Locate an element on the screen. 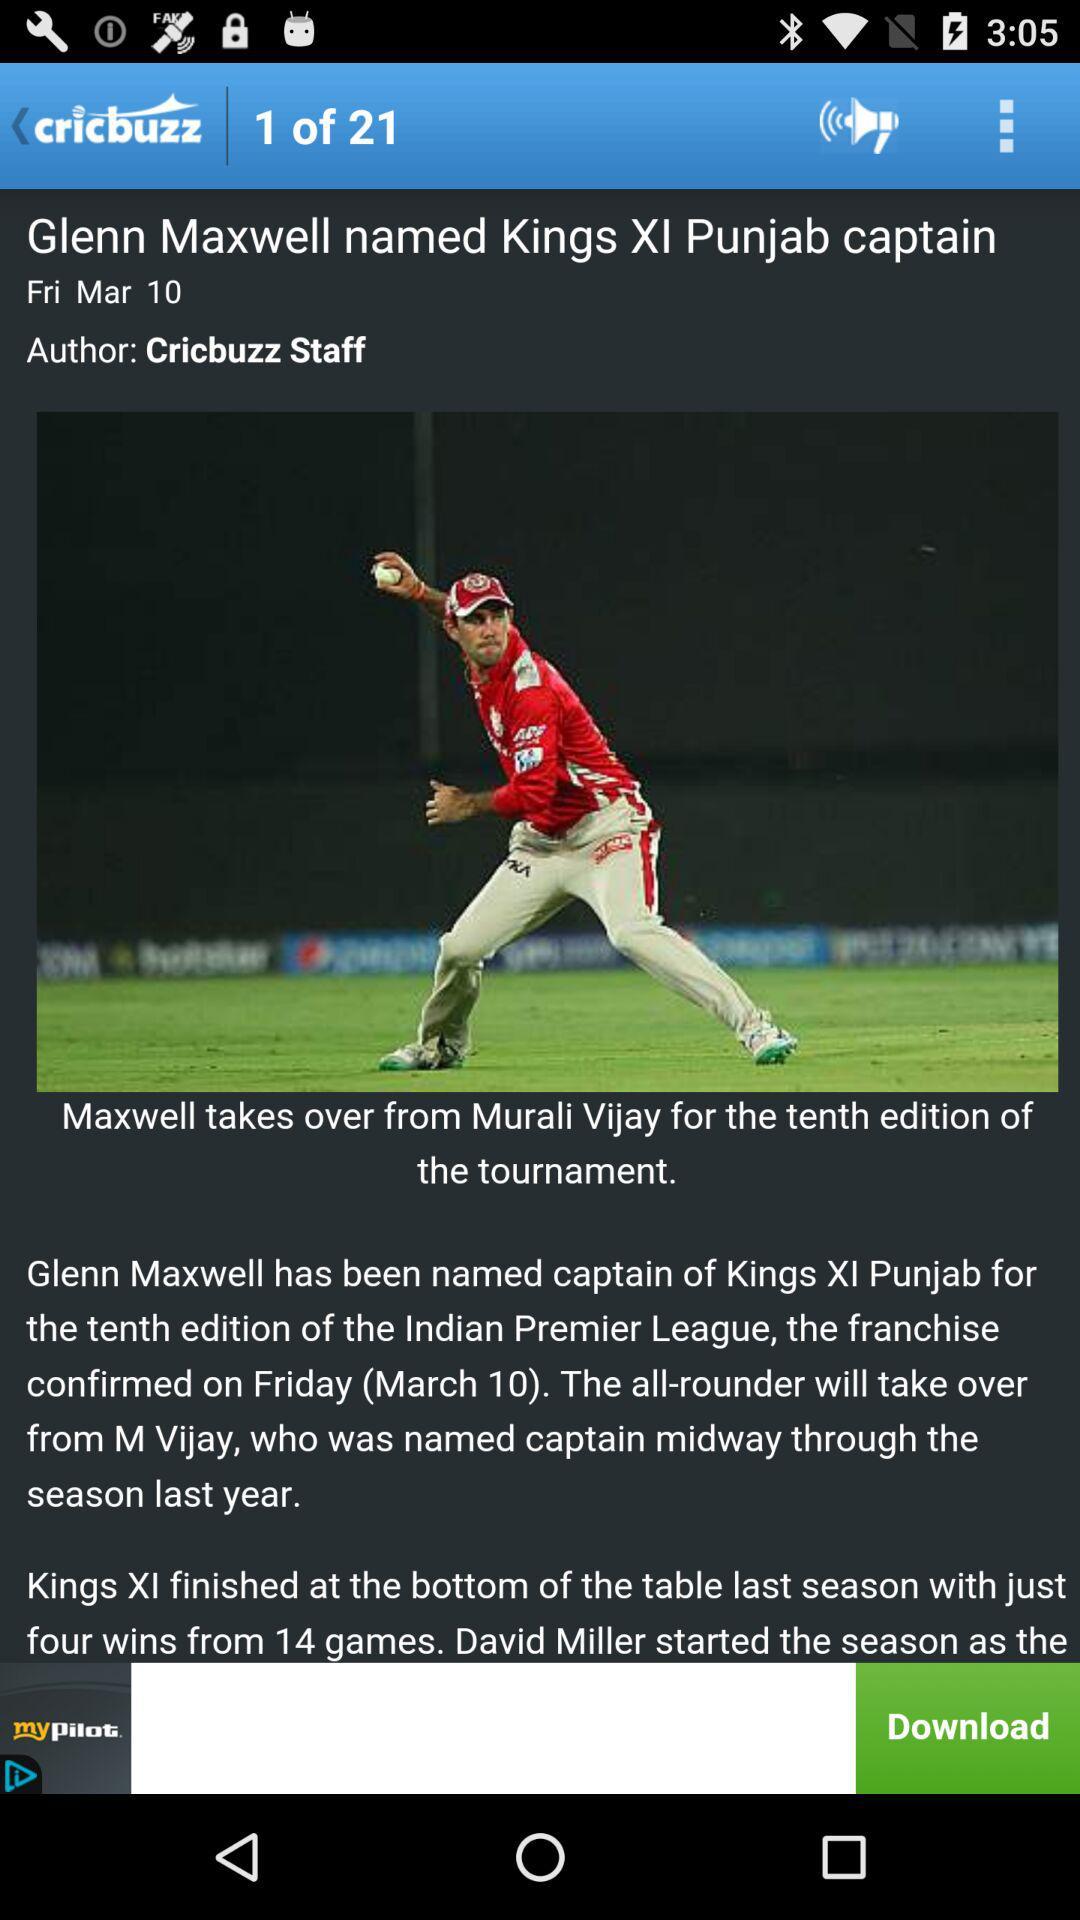 The height and width of the screenshot is (1920, 1080). speaker is located at coordinates (858, 124).